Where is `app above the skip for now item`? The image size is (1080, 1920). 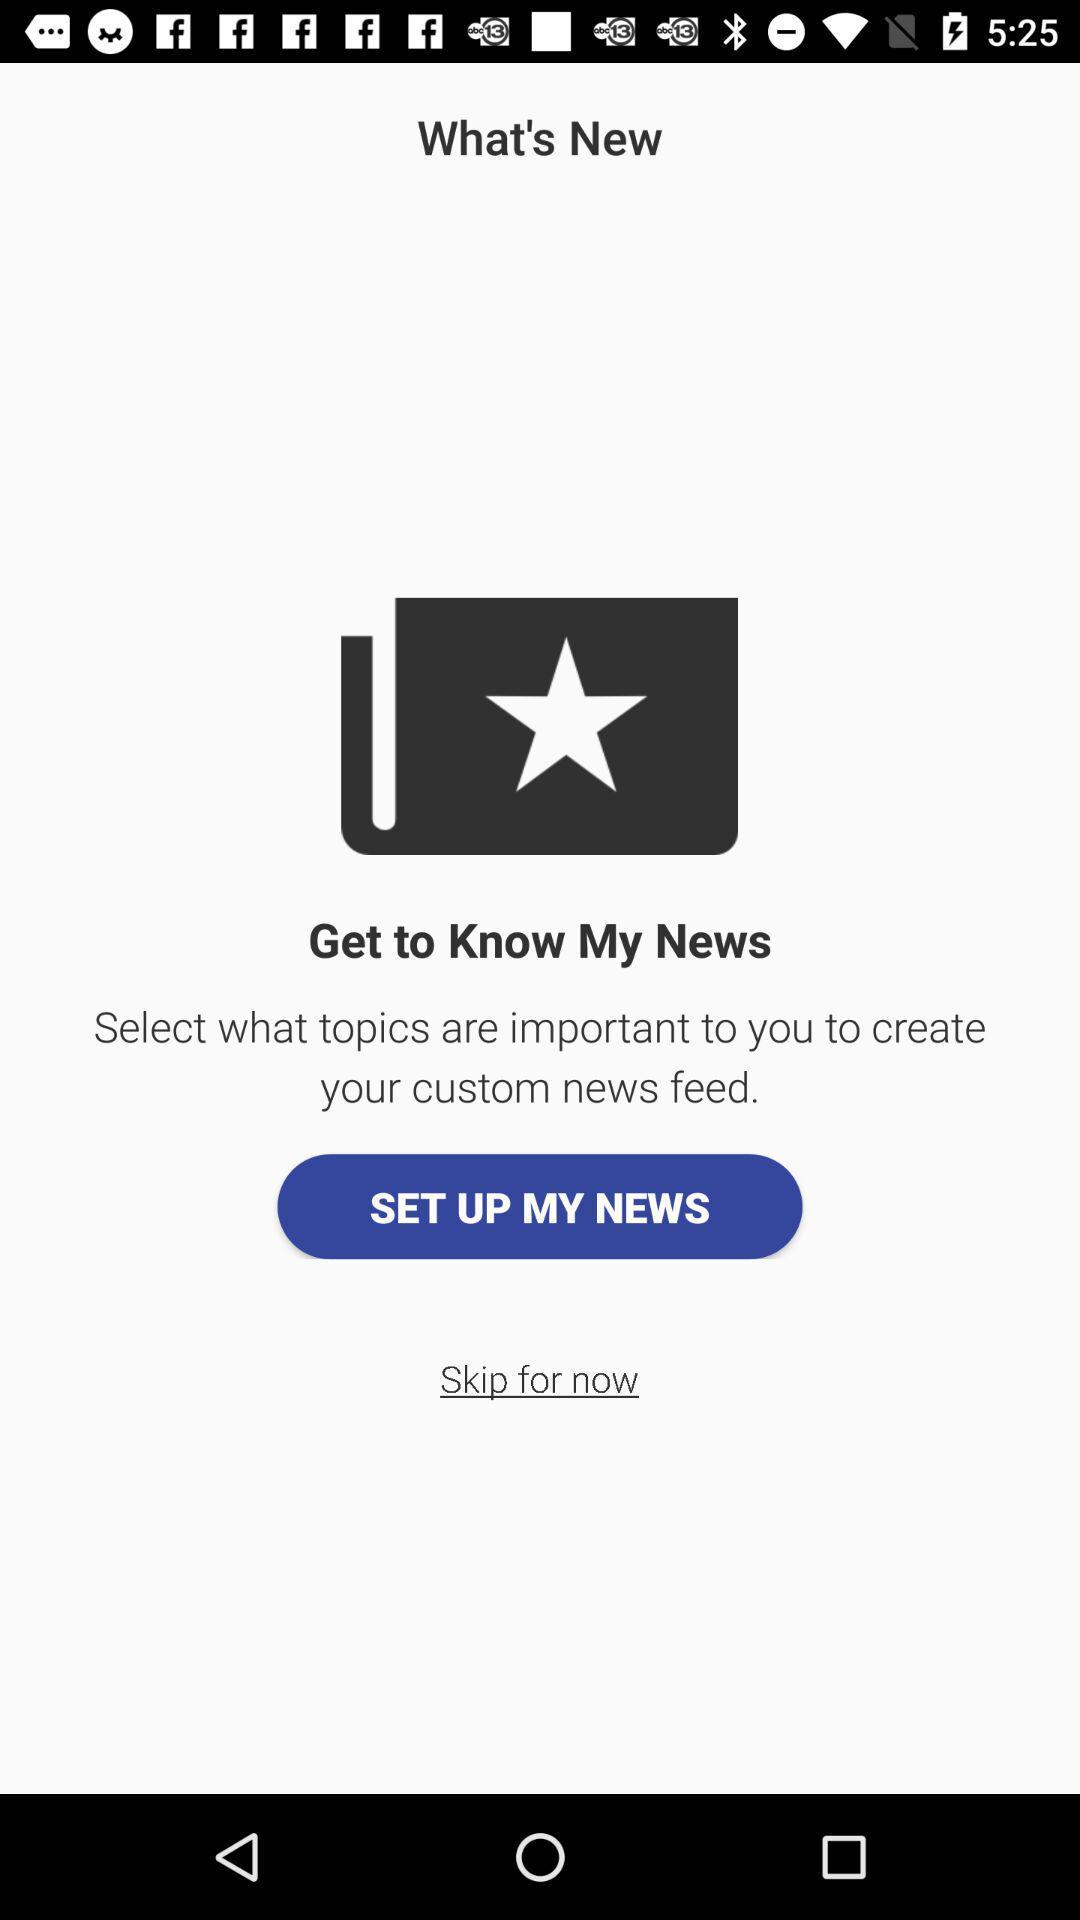 app above the skip for now item is located at coordinates (540, 1205).